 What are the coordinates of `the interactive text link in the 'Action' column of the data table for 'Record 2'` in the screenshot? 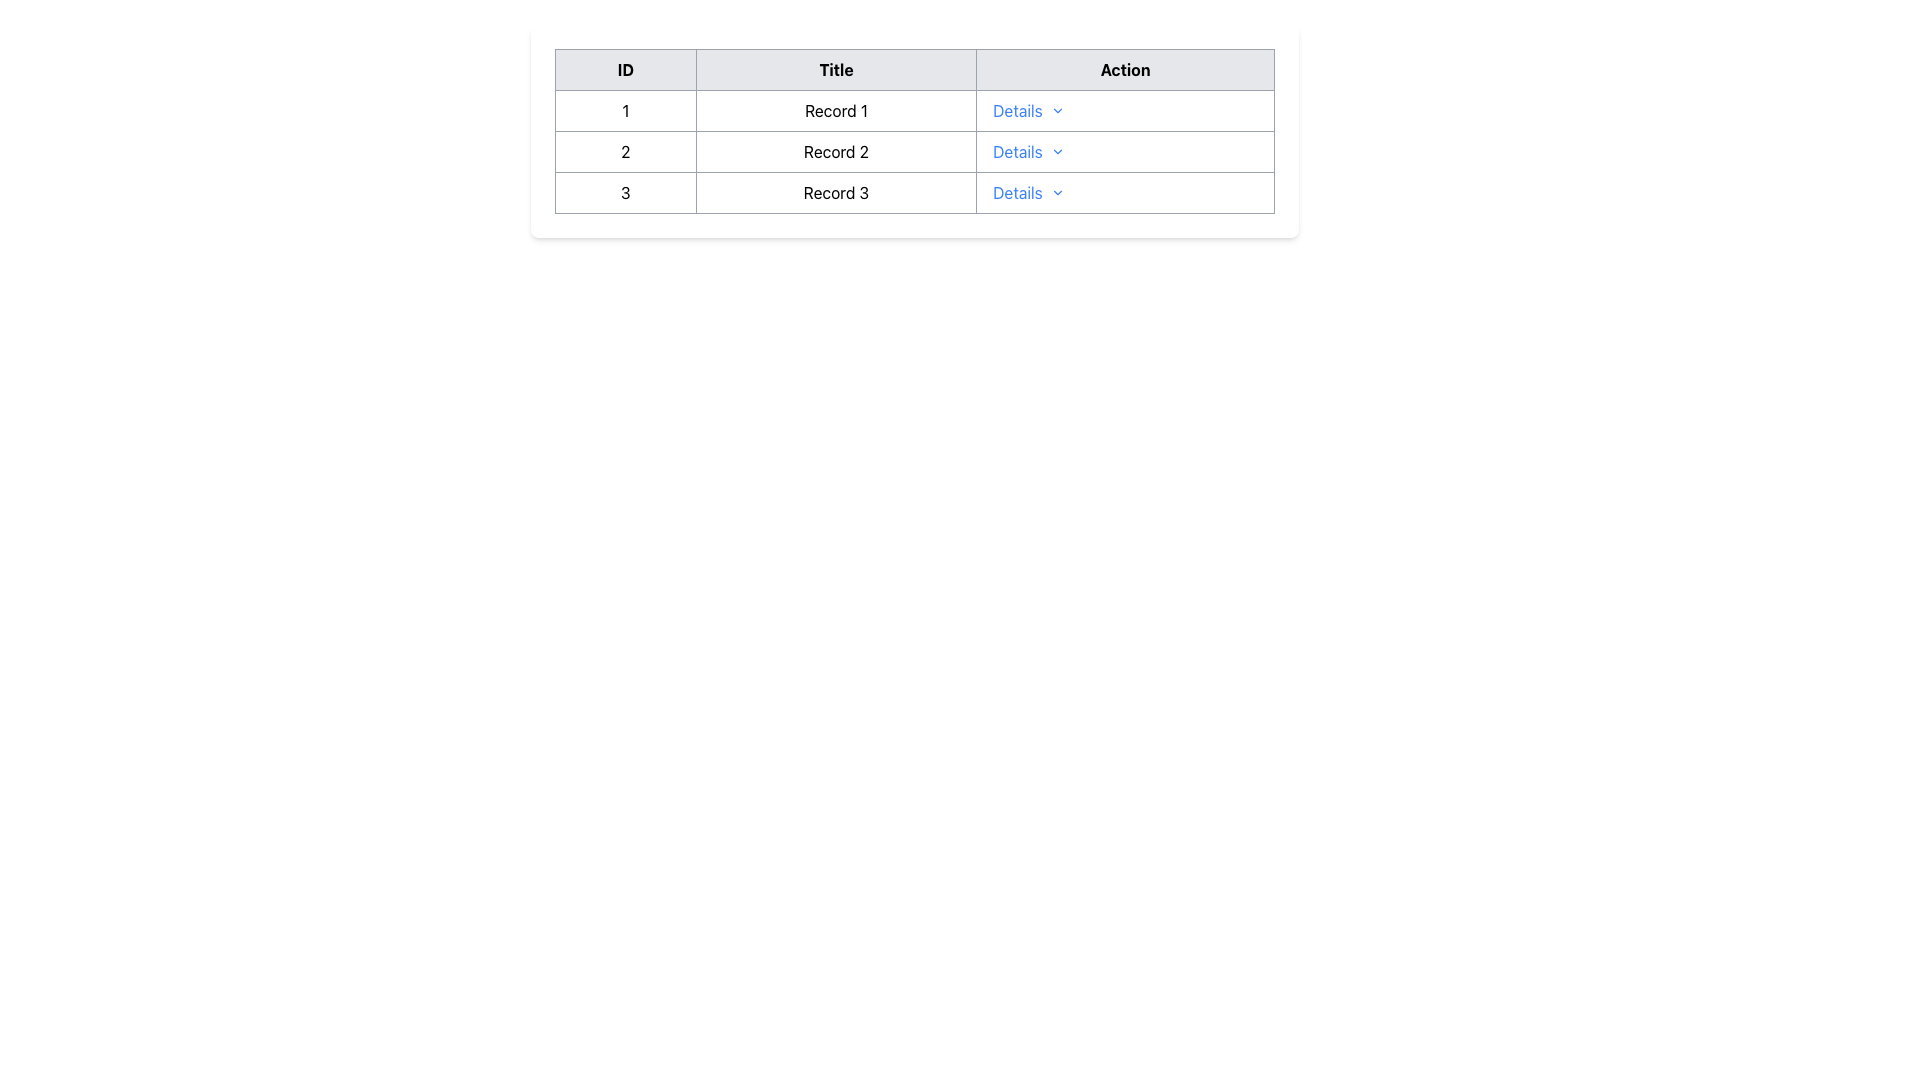 It's located at (1028, 150).